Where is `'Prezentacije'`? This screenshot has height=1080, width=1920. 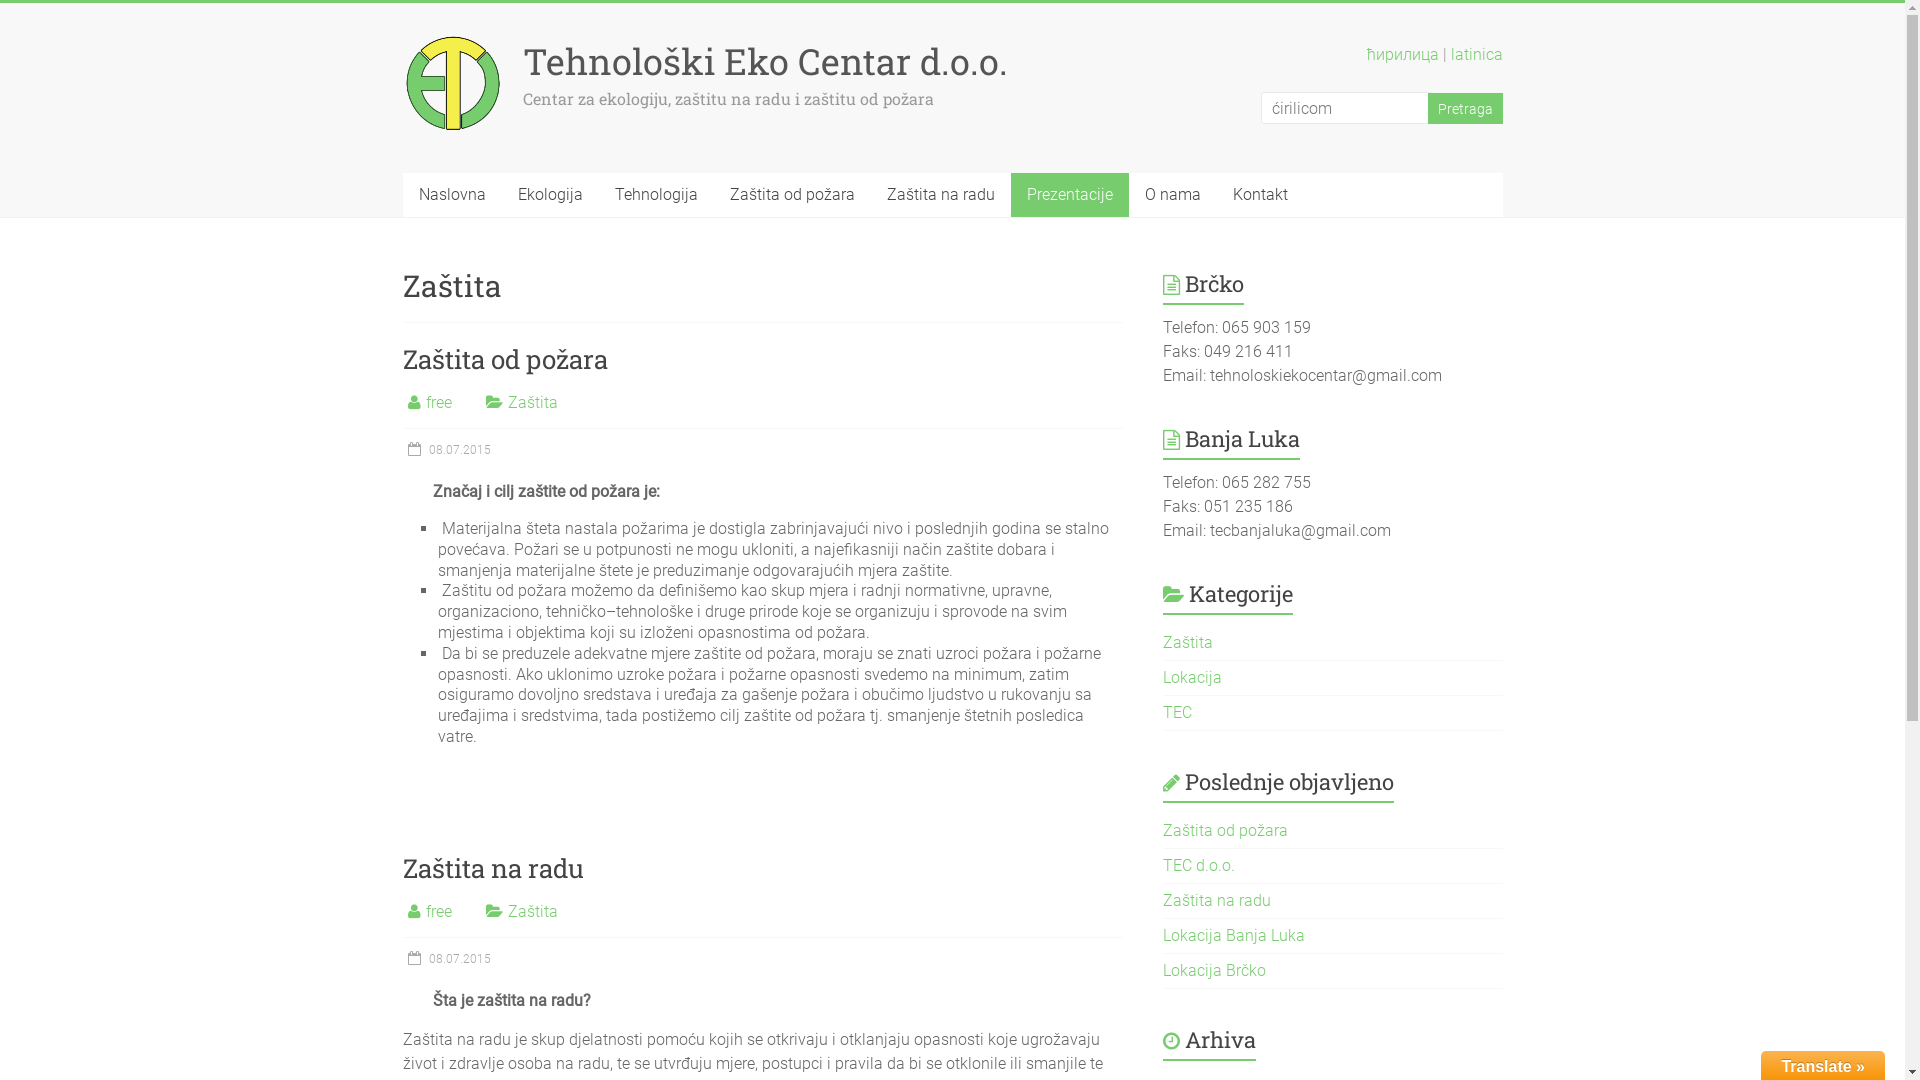 'Prezentacije' is located at coordinates (1068, 195).